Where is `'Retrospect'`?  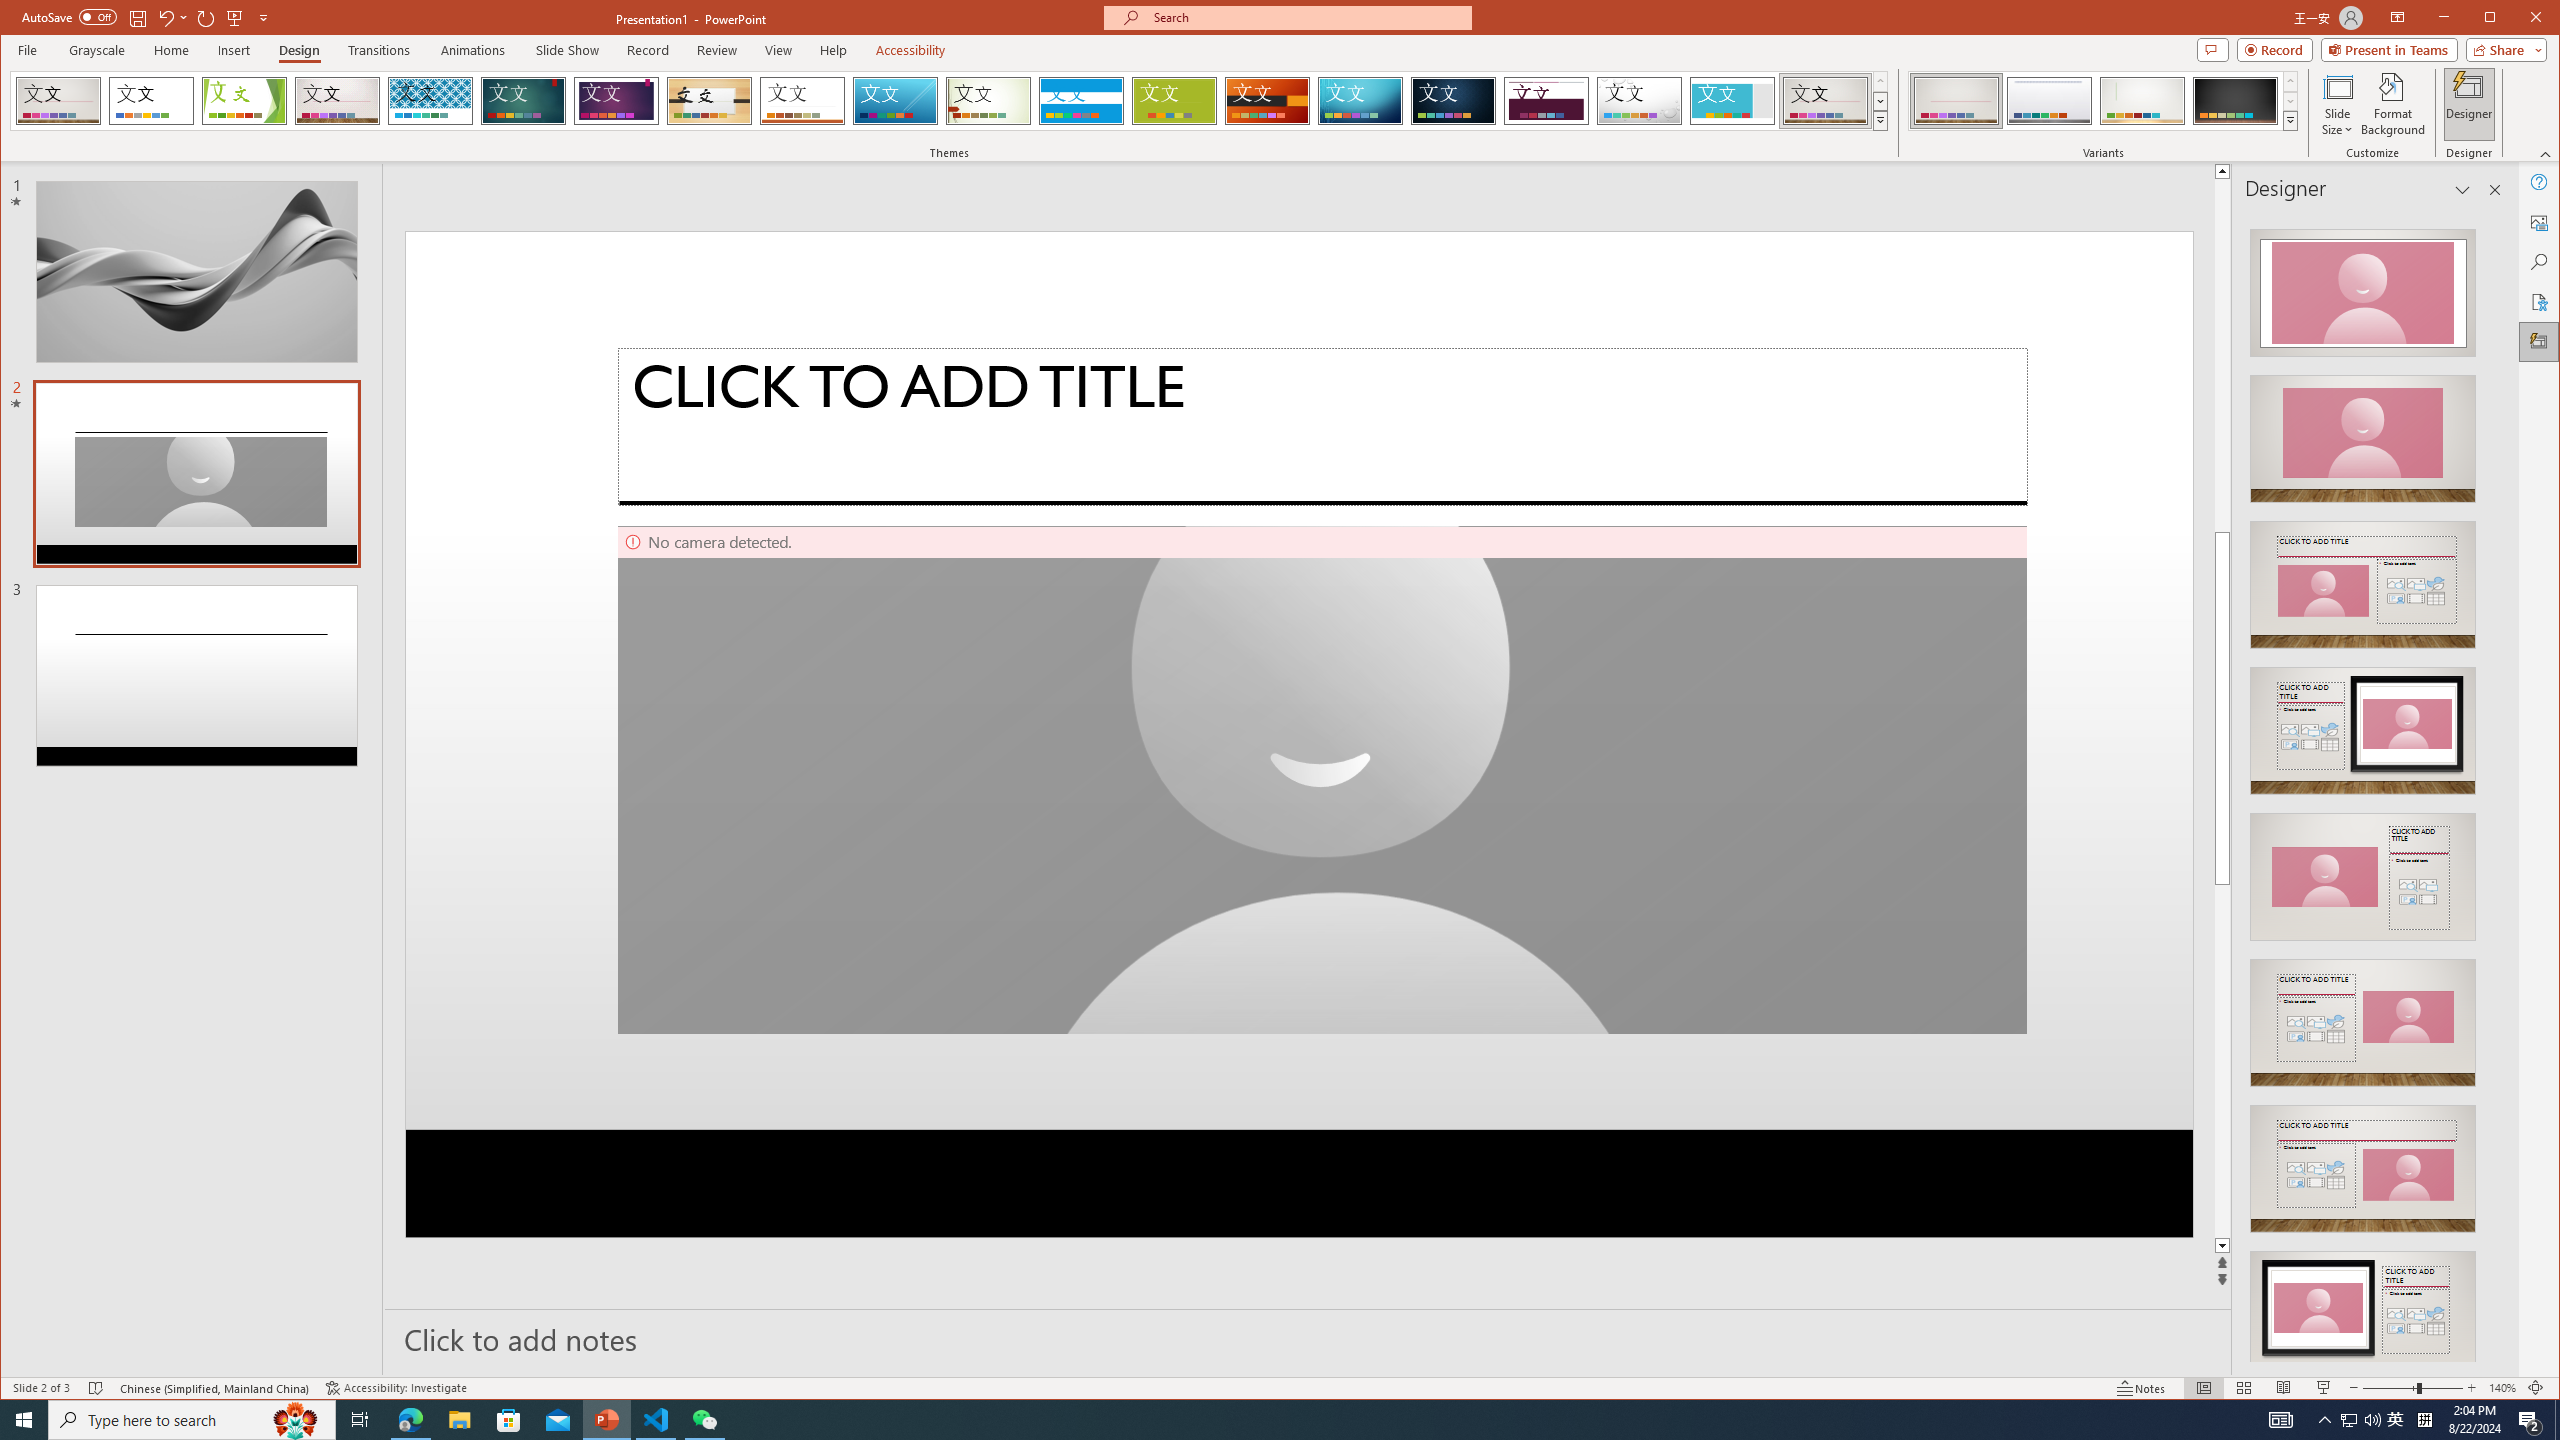
'Retrospect' is located at coordinates (802, 100).